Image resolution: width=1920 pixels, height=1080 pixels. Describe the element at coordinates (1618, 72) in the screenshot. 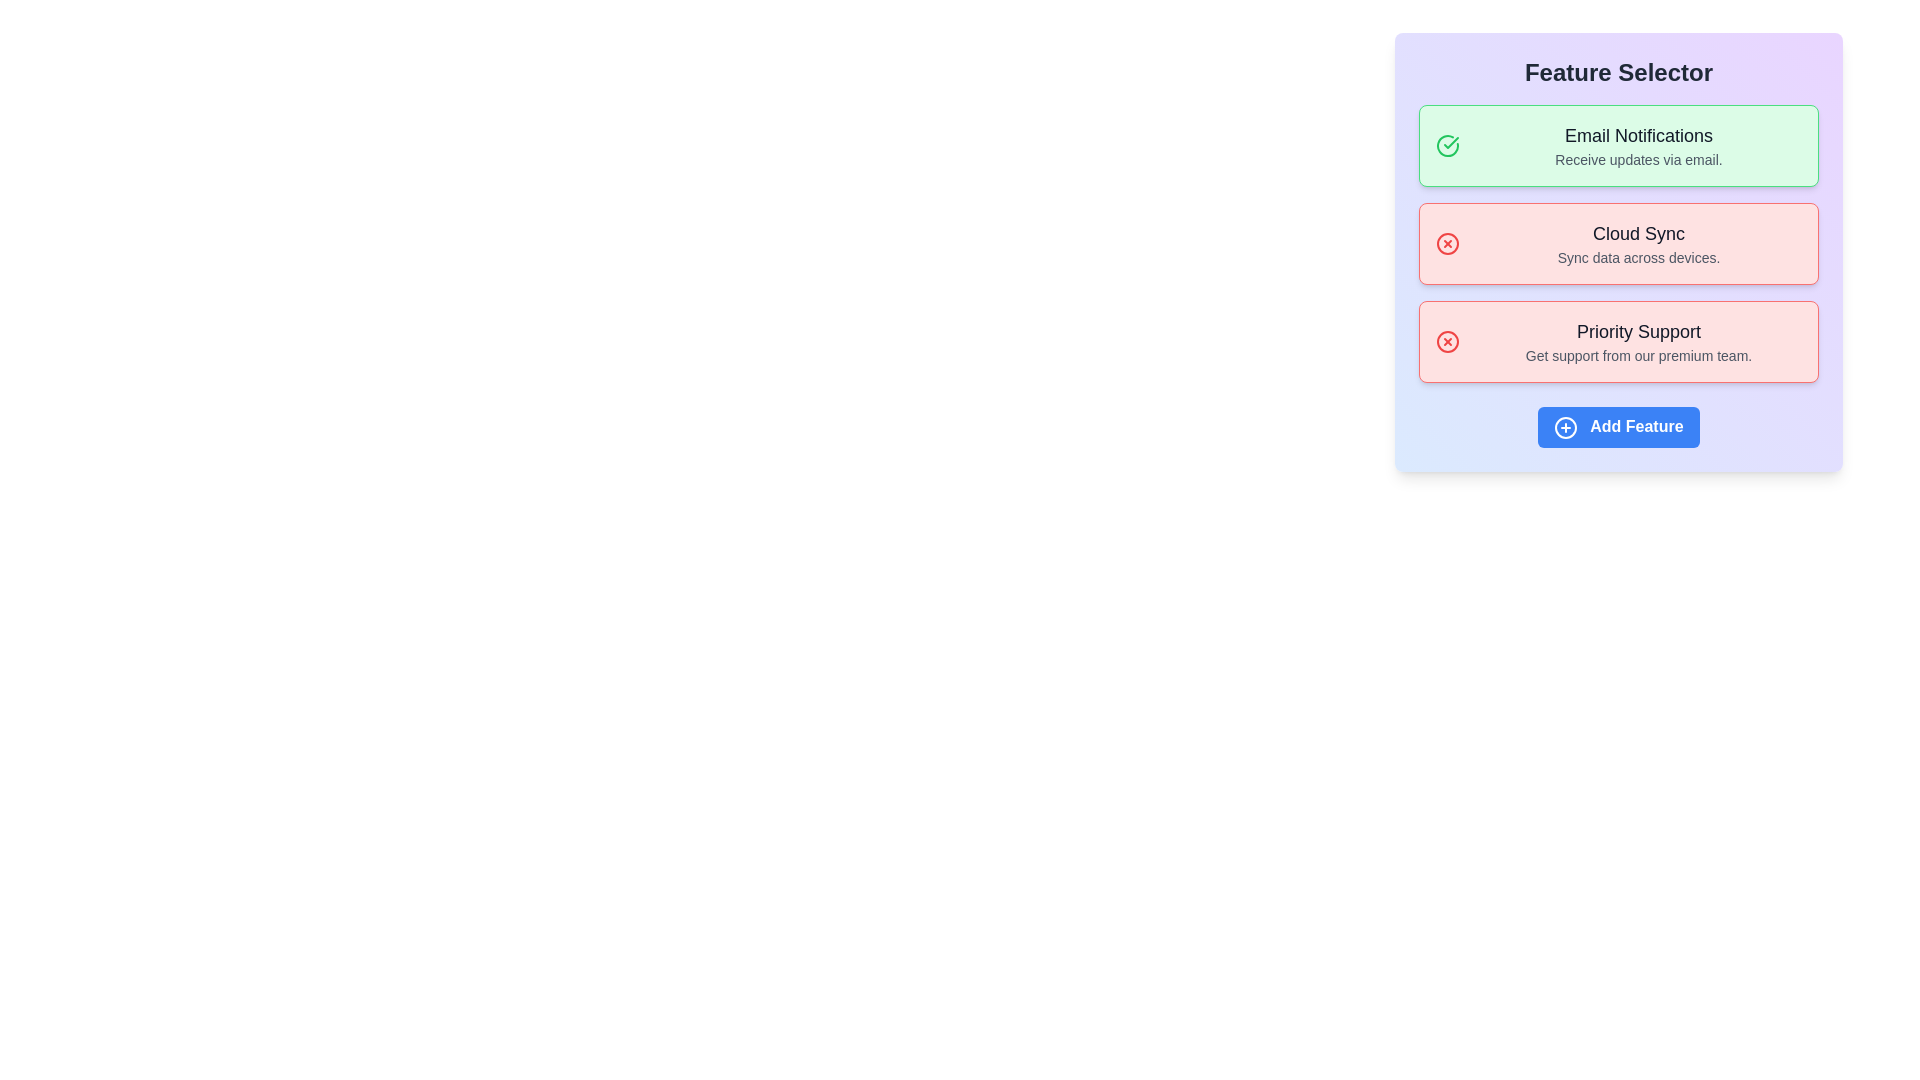

I see `the heading labeled 'Feature Selector' which is styled with bold, large-sized dark gray text and positioned at the top of a card with a gradient background` at that location.